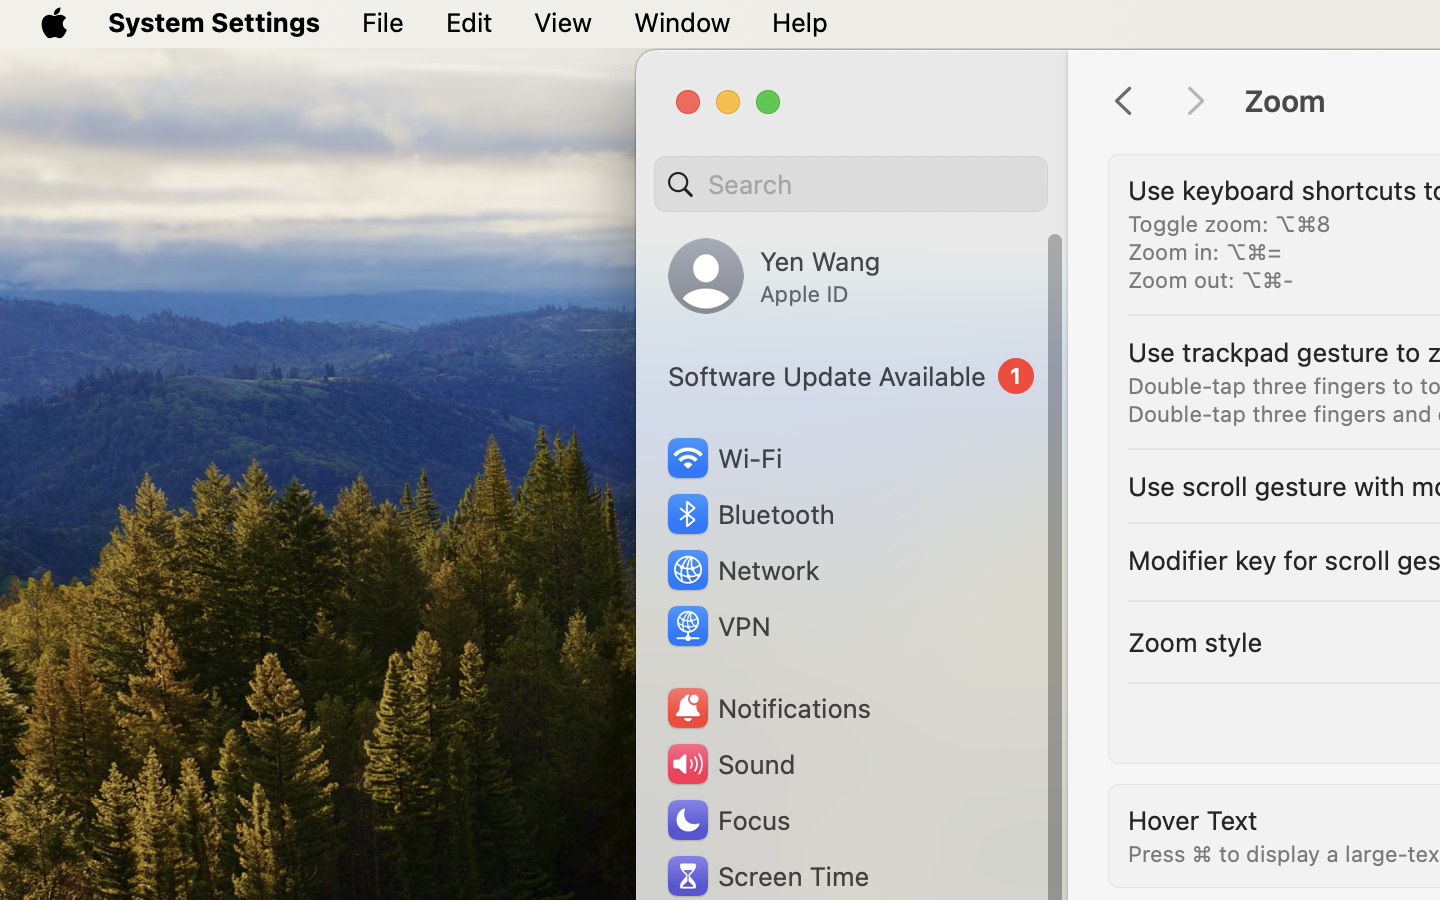 The width and height of the screenshot is (1440, 900). I want to click on 'VPN', so click(716, 626).